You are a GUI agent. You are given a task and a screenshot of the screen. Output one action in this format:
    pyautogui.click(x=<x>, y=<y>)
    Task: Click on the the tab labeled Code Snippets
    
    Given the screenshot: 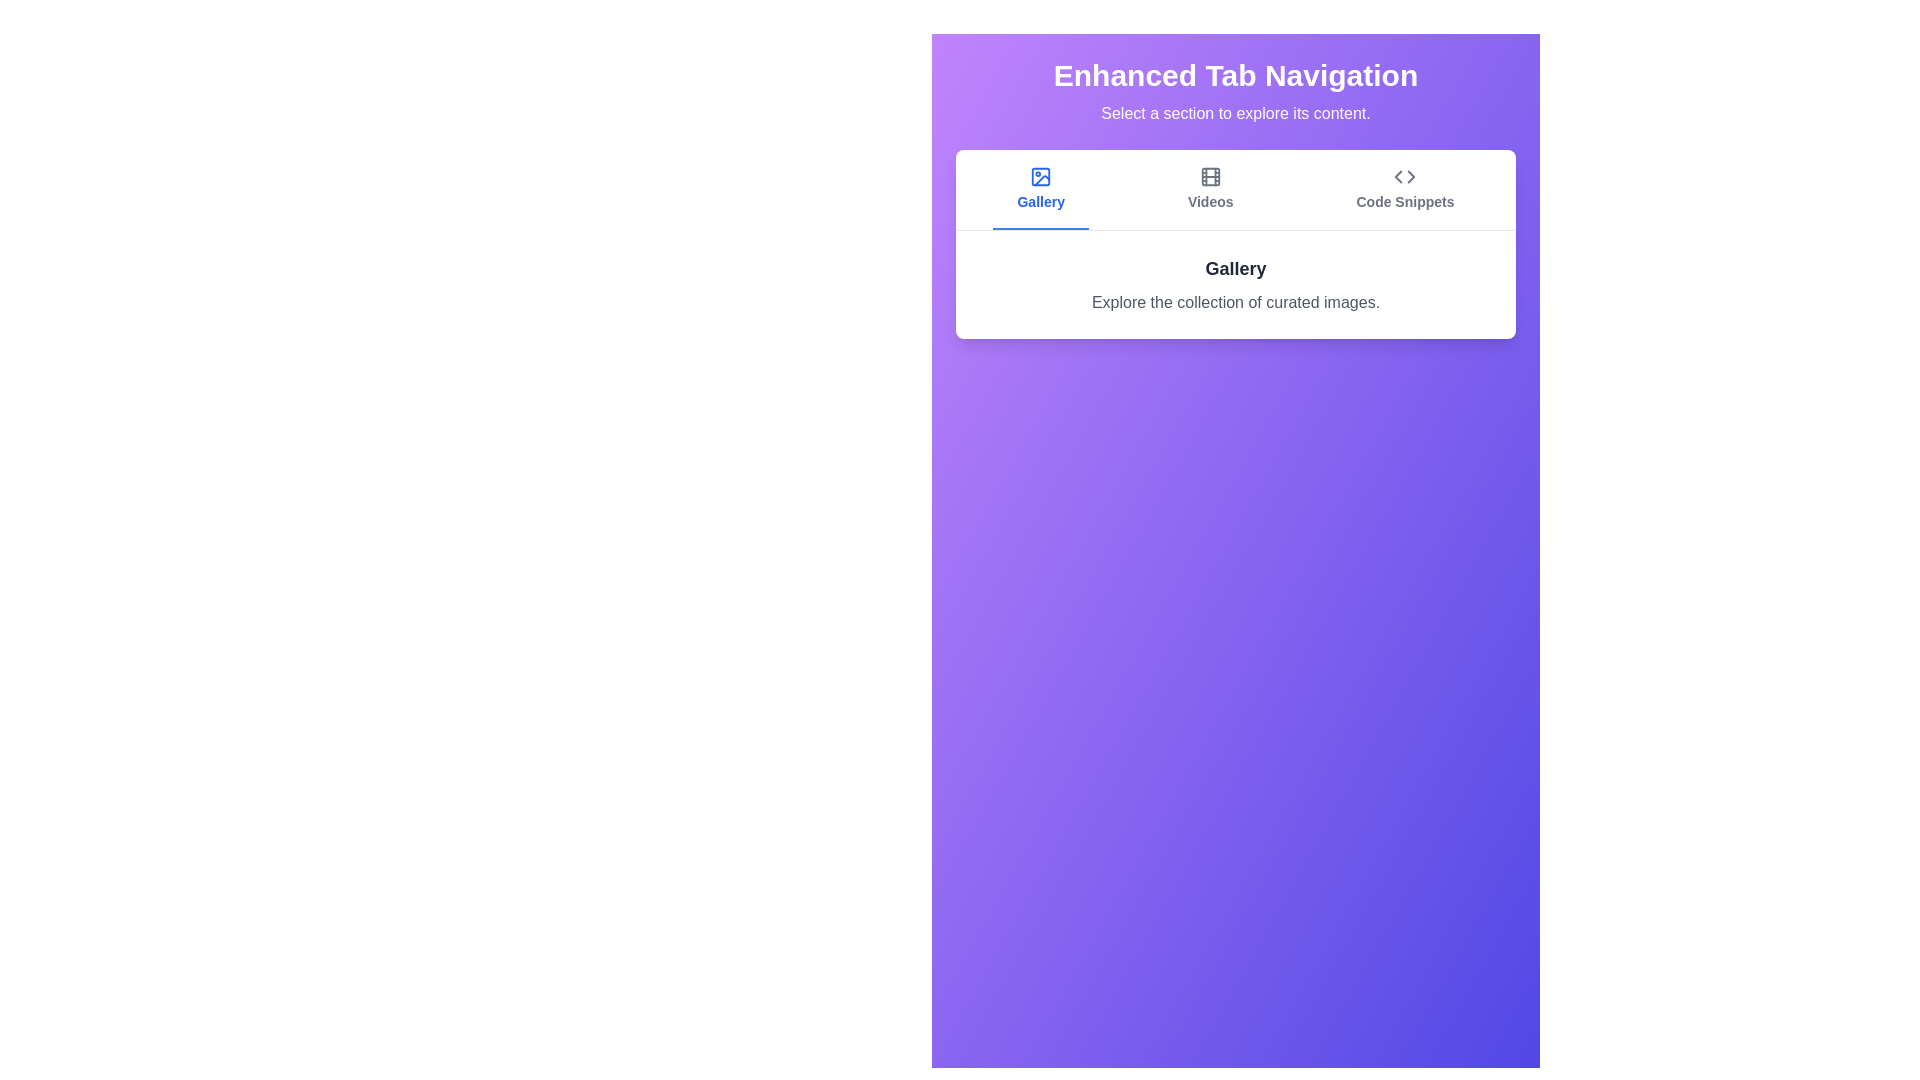 What is the action you would take?
    pyautogui.click(x=1404, y=189)
    